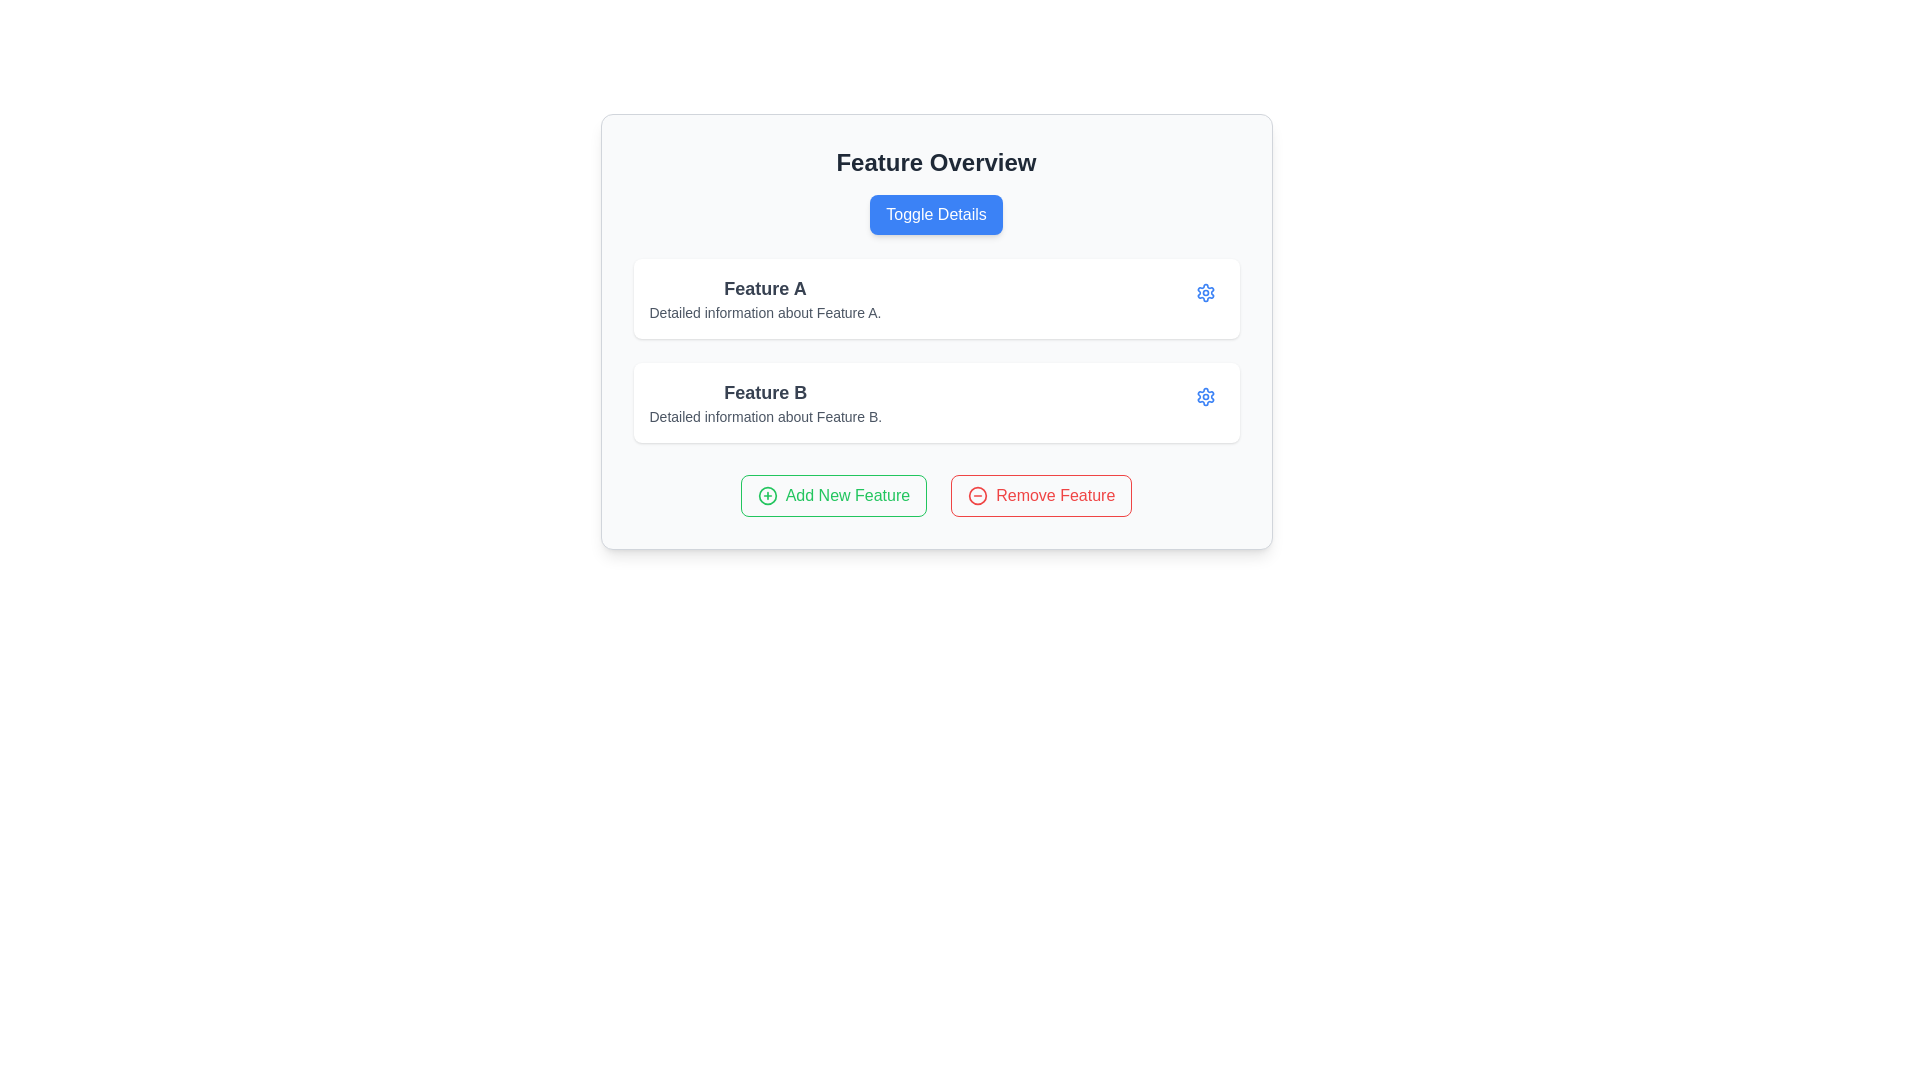 The image size is (1920, 1080). What do you see at coordinates (764, 312) in the screenshot?
I see `the static text element that reads 'Detailed information about Feature A.', which is styled in a smaller gray font and positioned beneath the 'Feature A' heading` at bounding box center [764, 312].